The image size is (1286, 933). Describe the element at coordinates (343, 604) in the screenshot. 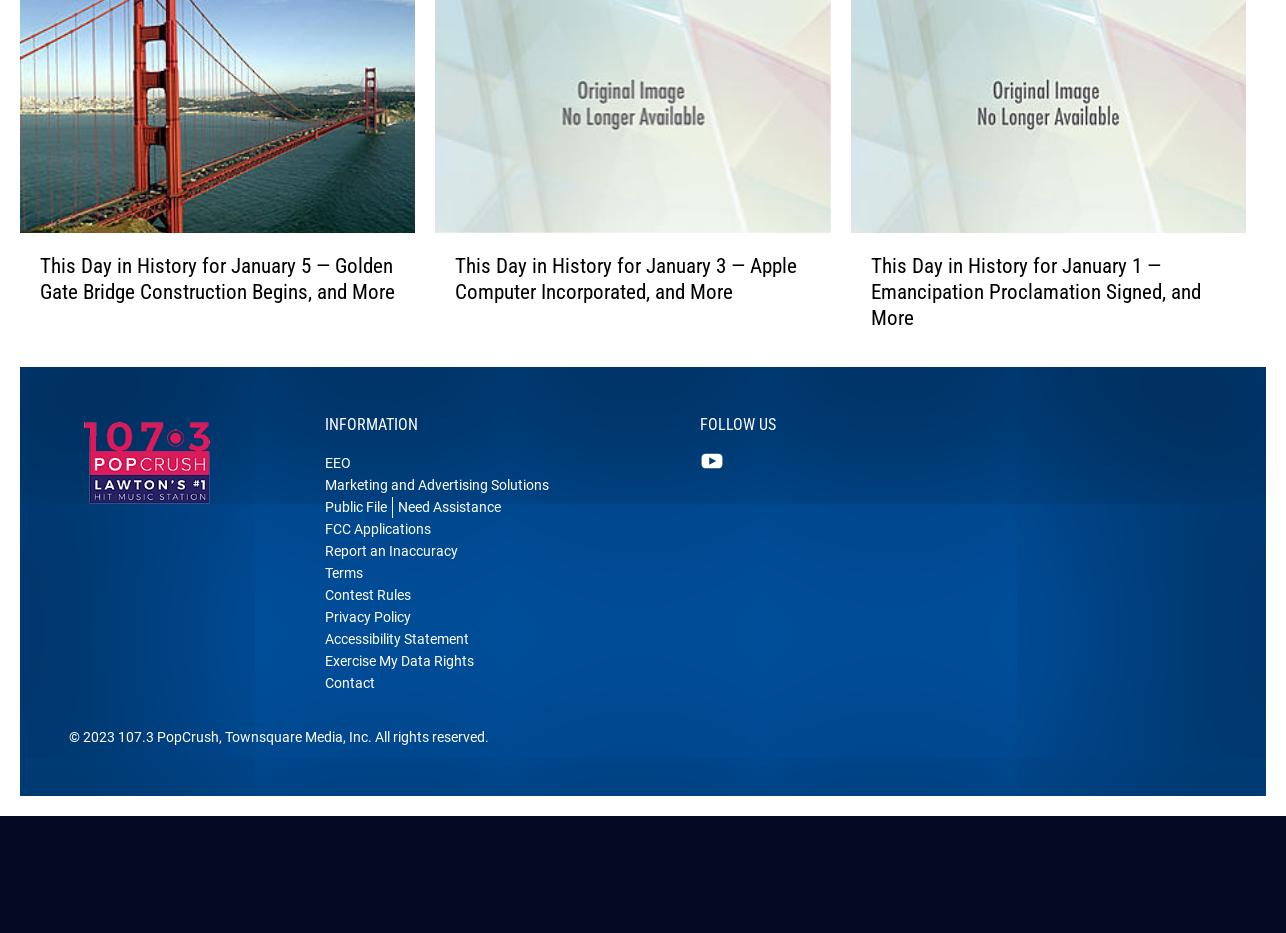

I see `'Terms'` at that location.